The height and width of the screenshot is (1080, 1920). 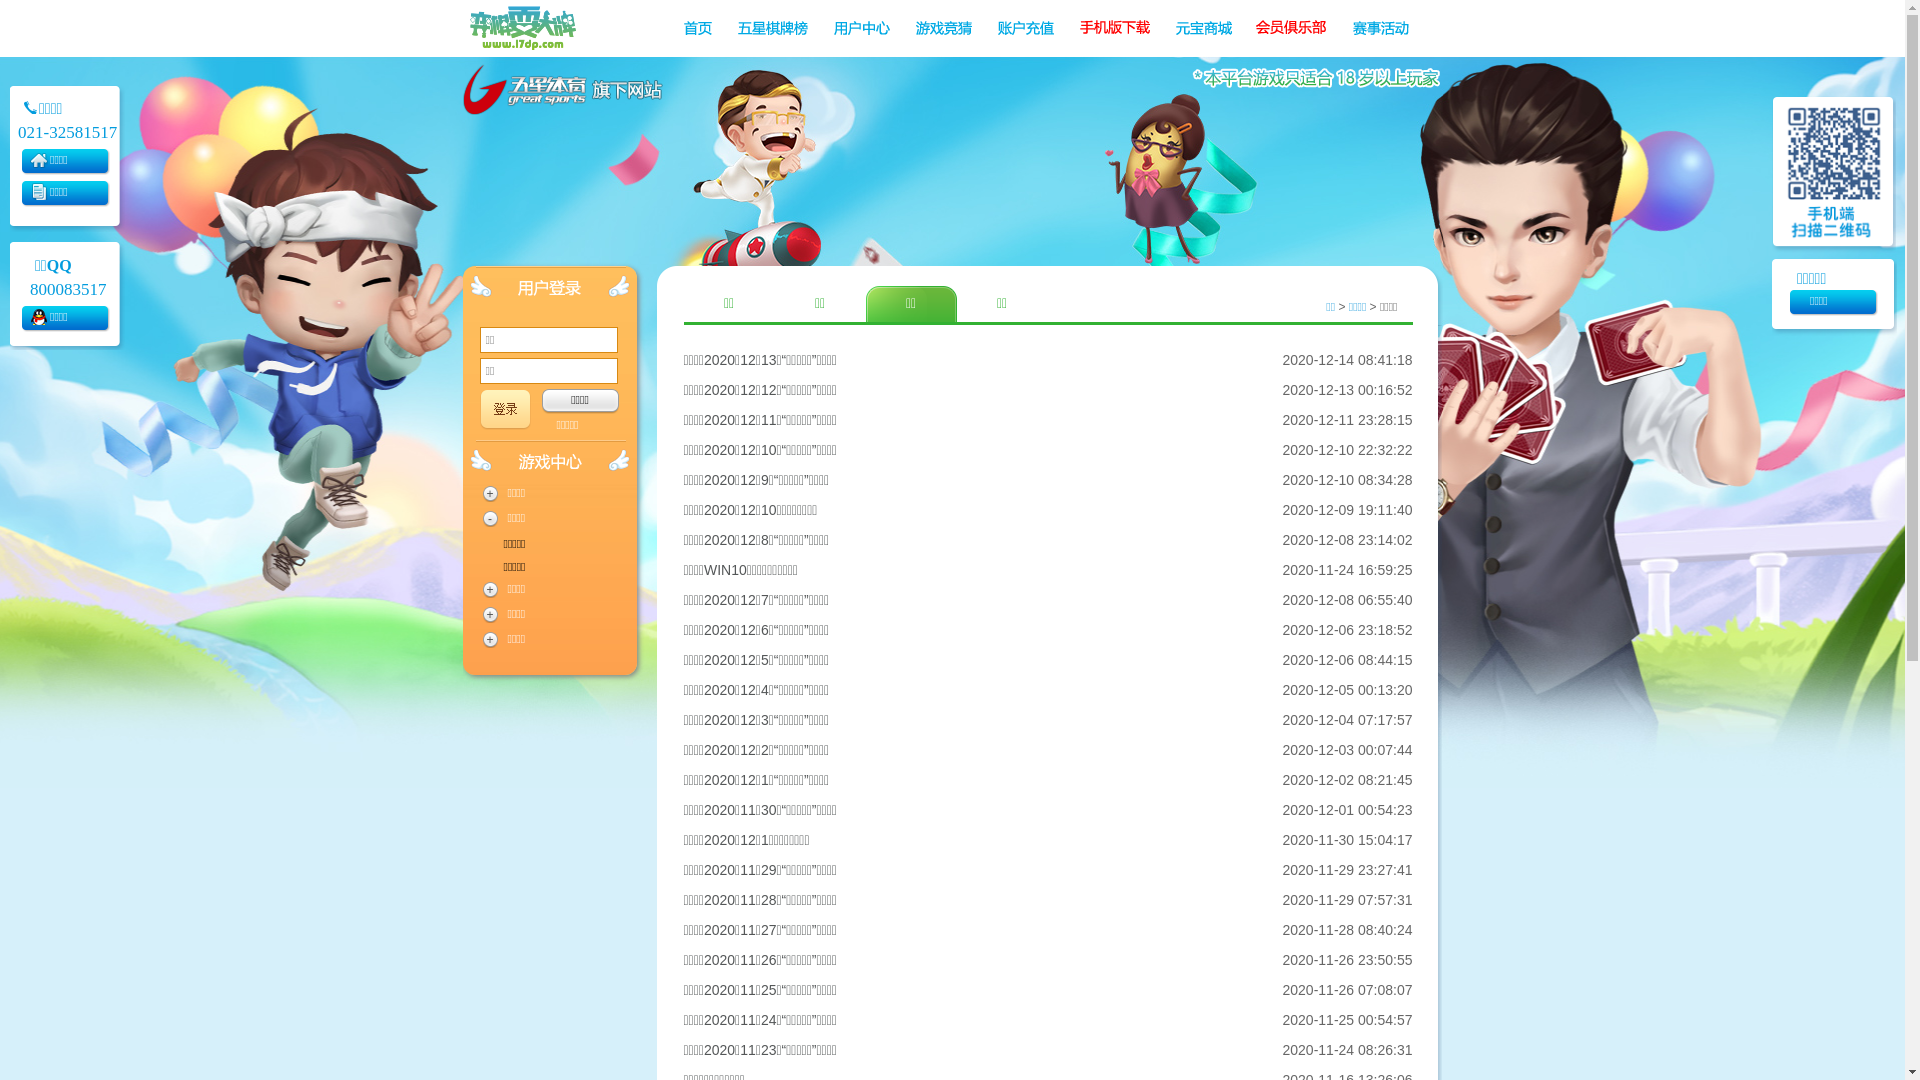 I want to click on '-', so click(x=489, y=518).